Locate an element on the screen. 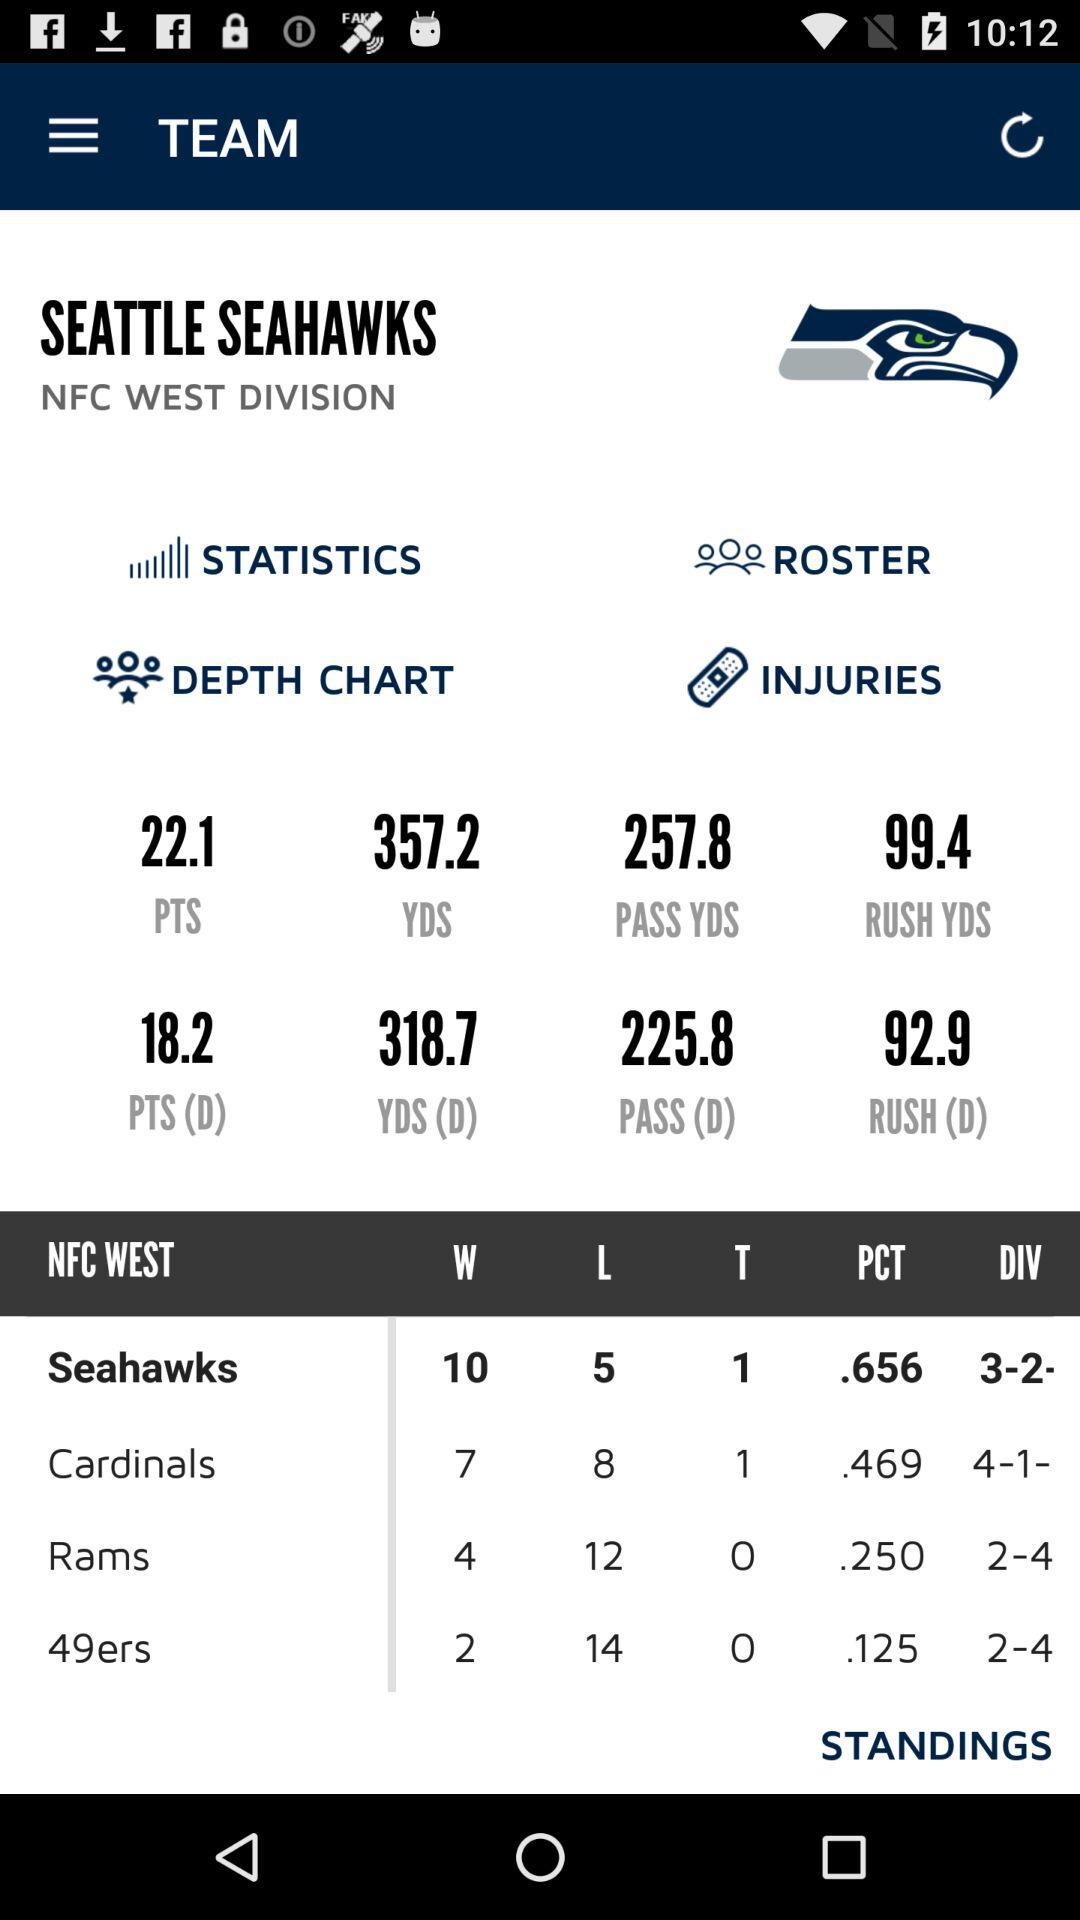 The width and height of the screenshot is (1080, 1920). icon to the right of t icon is located at coordinates (880, 1262).